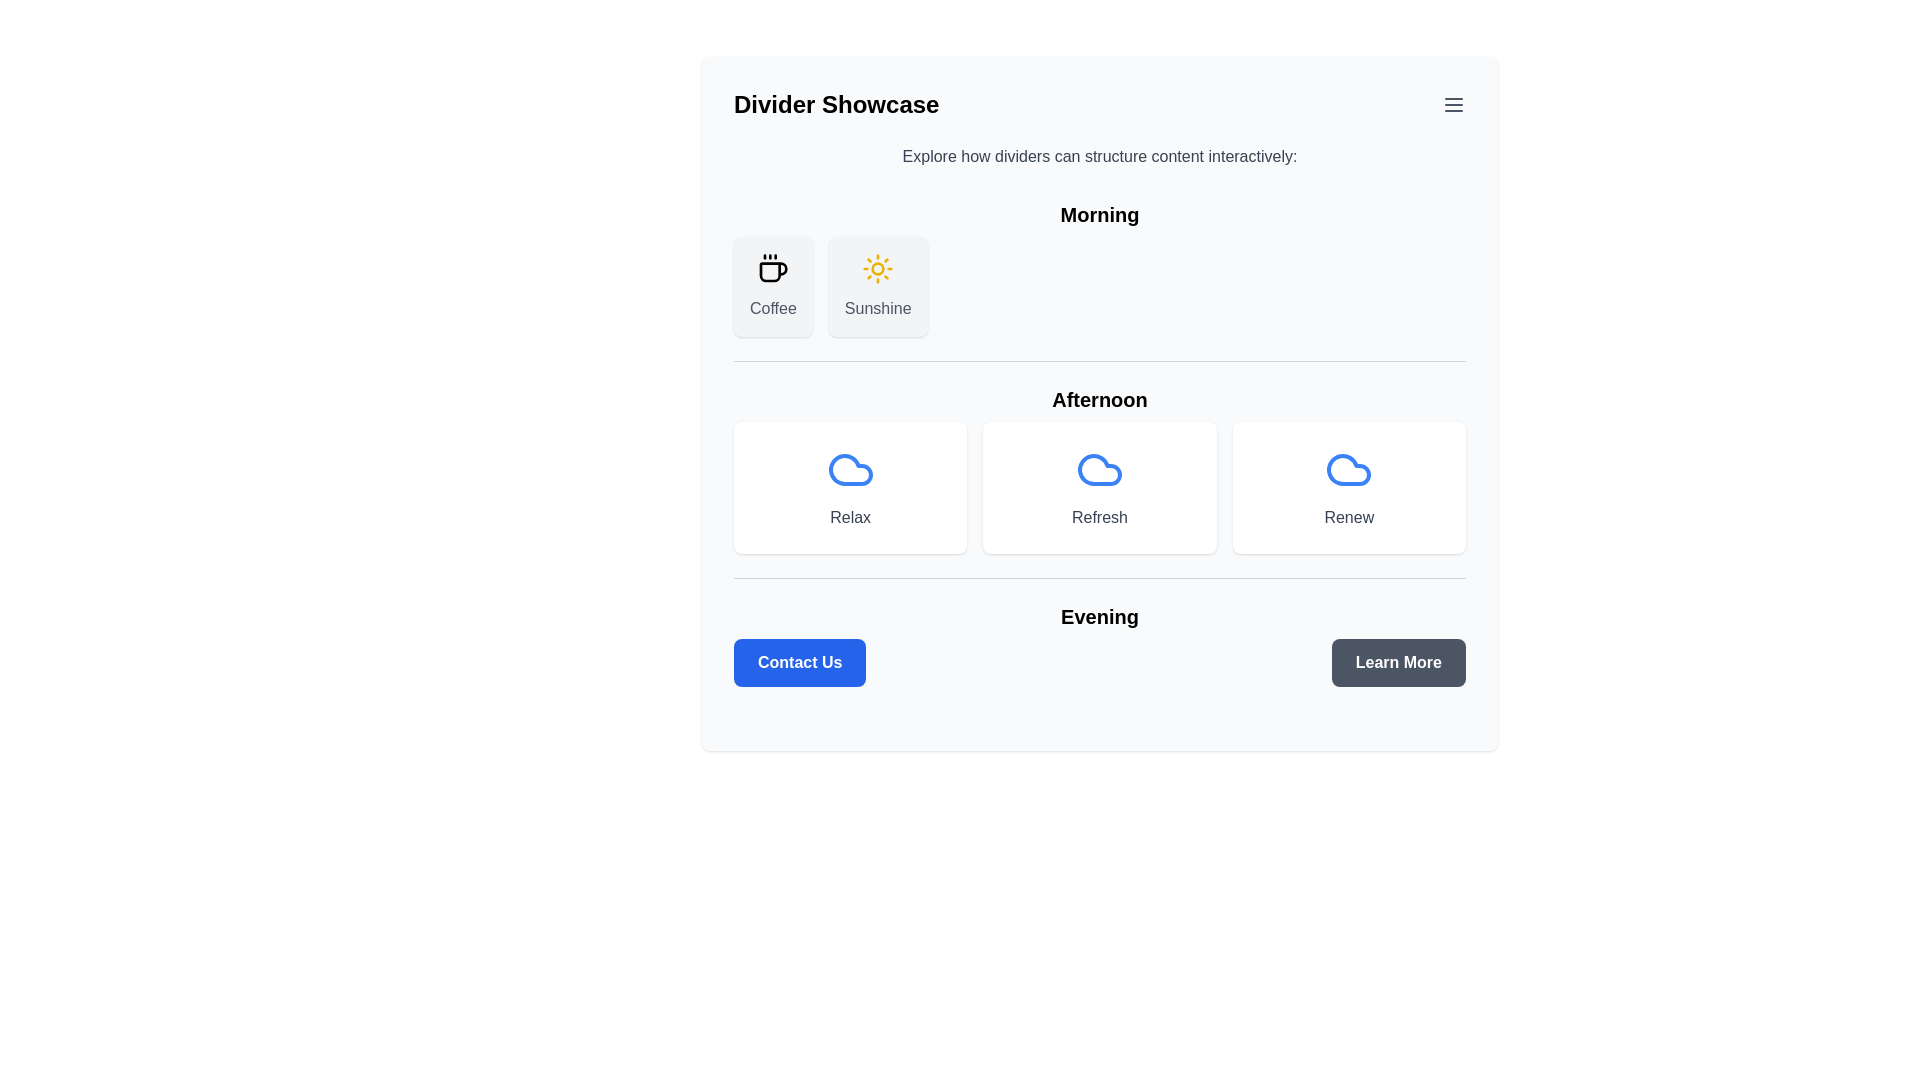 Image resolution: width=1920 pixels, height=1080 pixels. Describe the element at coordinates (850, 470) in the screenshot. I see `the 'Relax' card icon, which visually represents a cloud and is located above the text 'Relax' in the first card of the 'Afternoon' section` at that location.